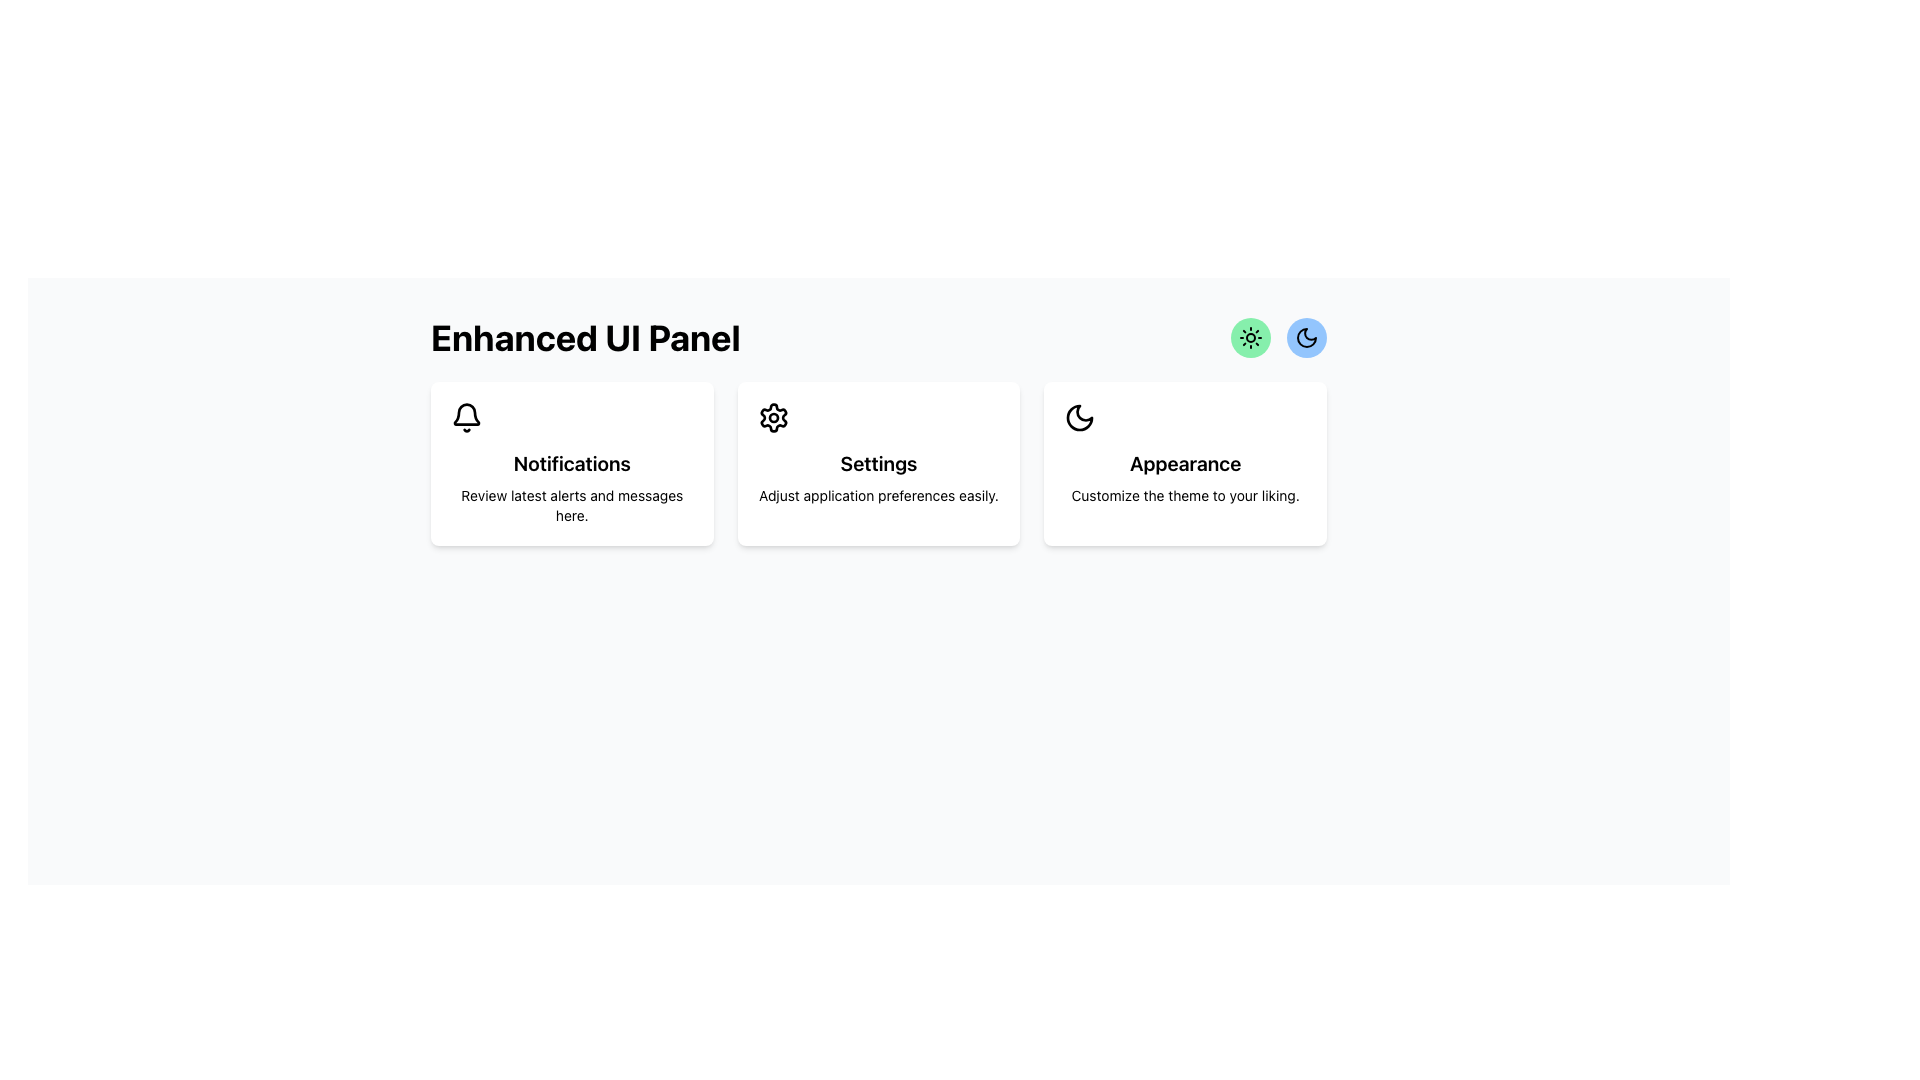  Describe the element at coordinates (1079, 416) in the screenshot. I see `the moon icon located at the top left of the 'Appearance' card section` at that location.